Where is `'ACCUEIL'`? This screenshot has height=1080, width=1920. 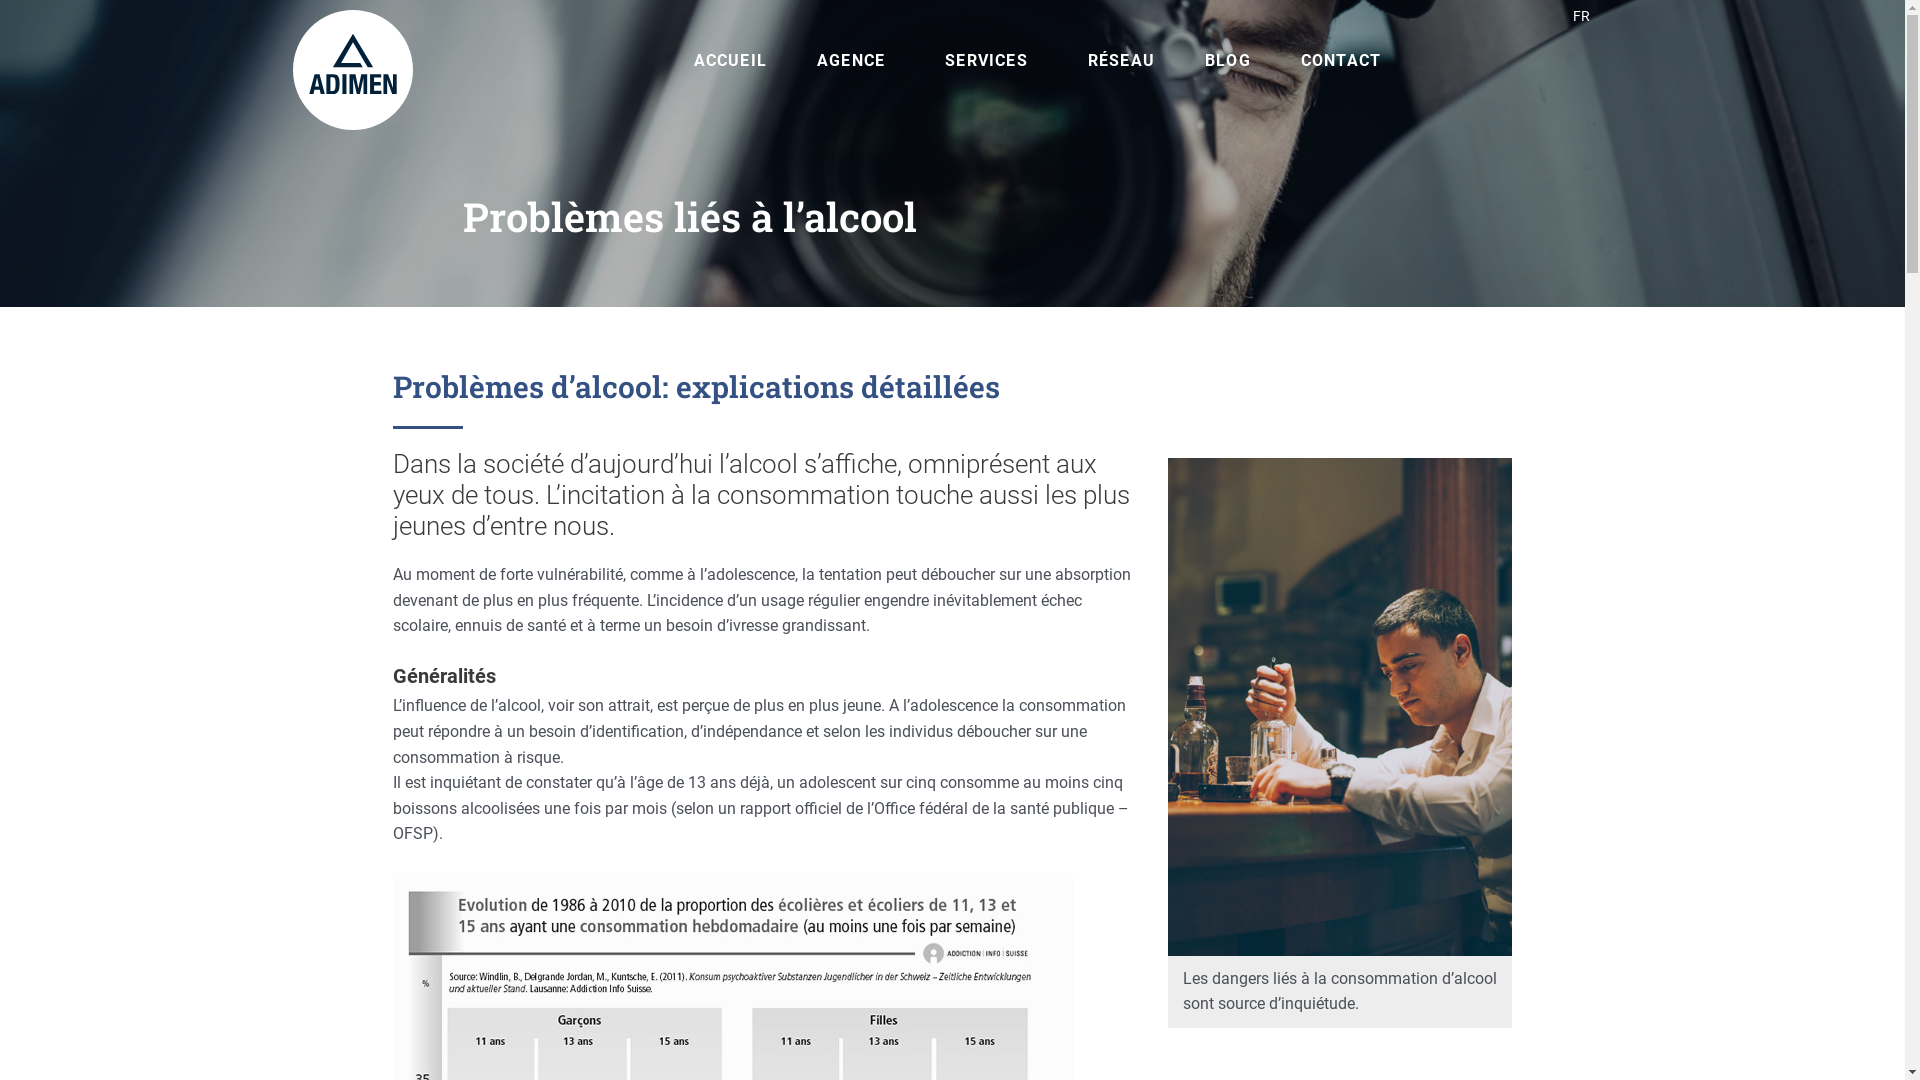 'ACCUEIL' is located at coordinates (684, 60).